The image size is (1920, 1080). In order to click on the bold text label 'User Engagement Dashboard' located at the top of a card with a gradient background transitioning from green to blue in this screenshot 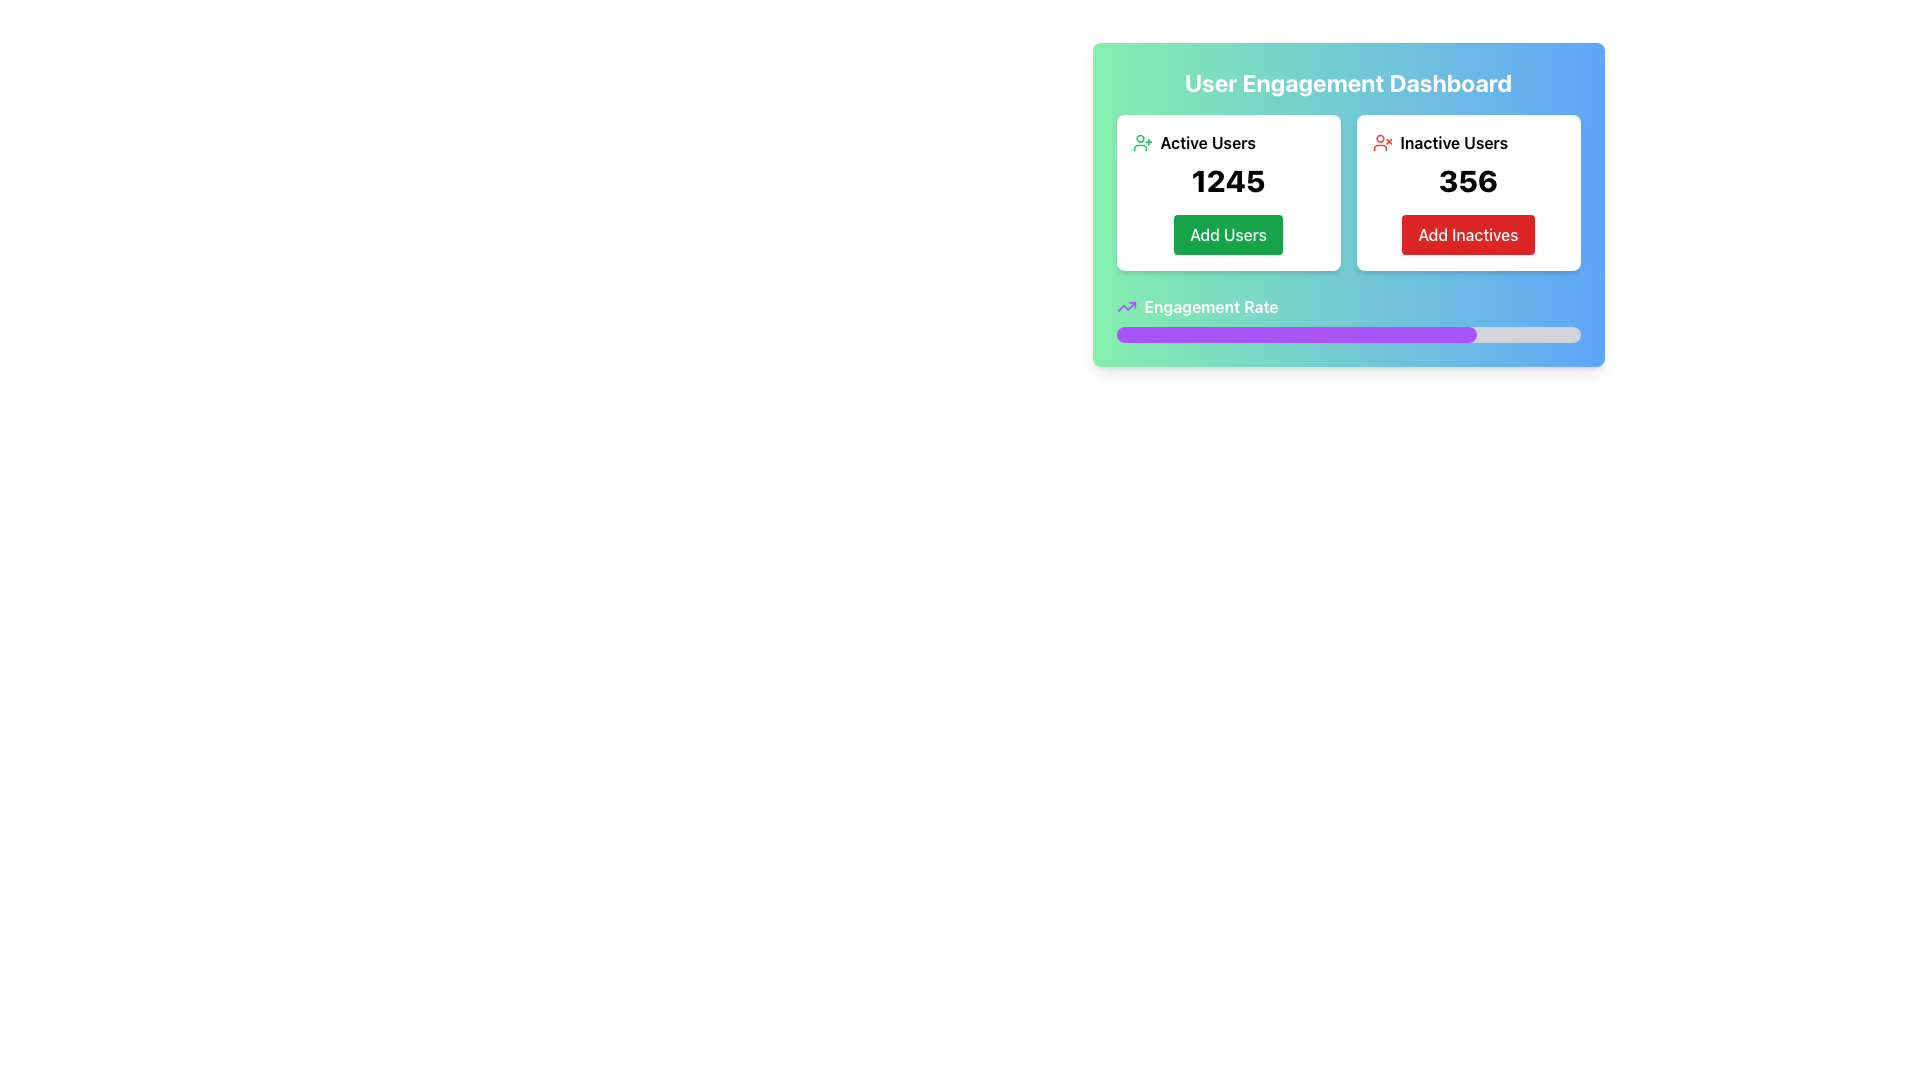, I will do `click(1348, 82)`.